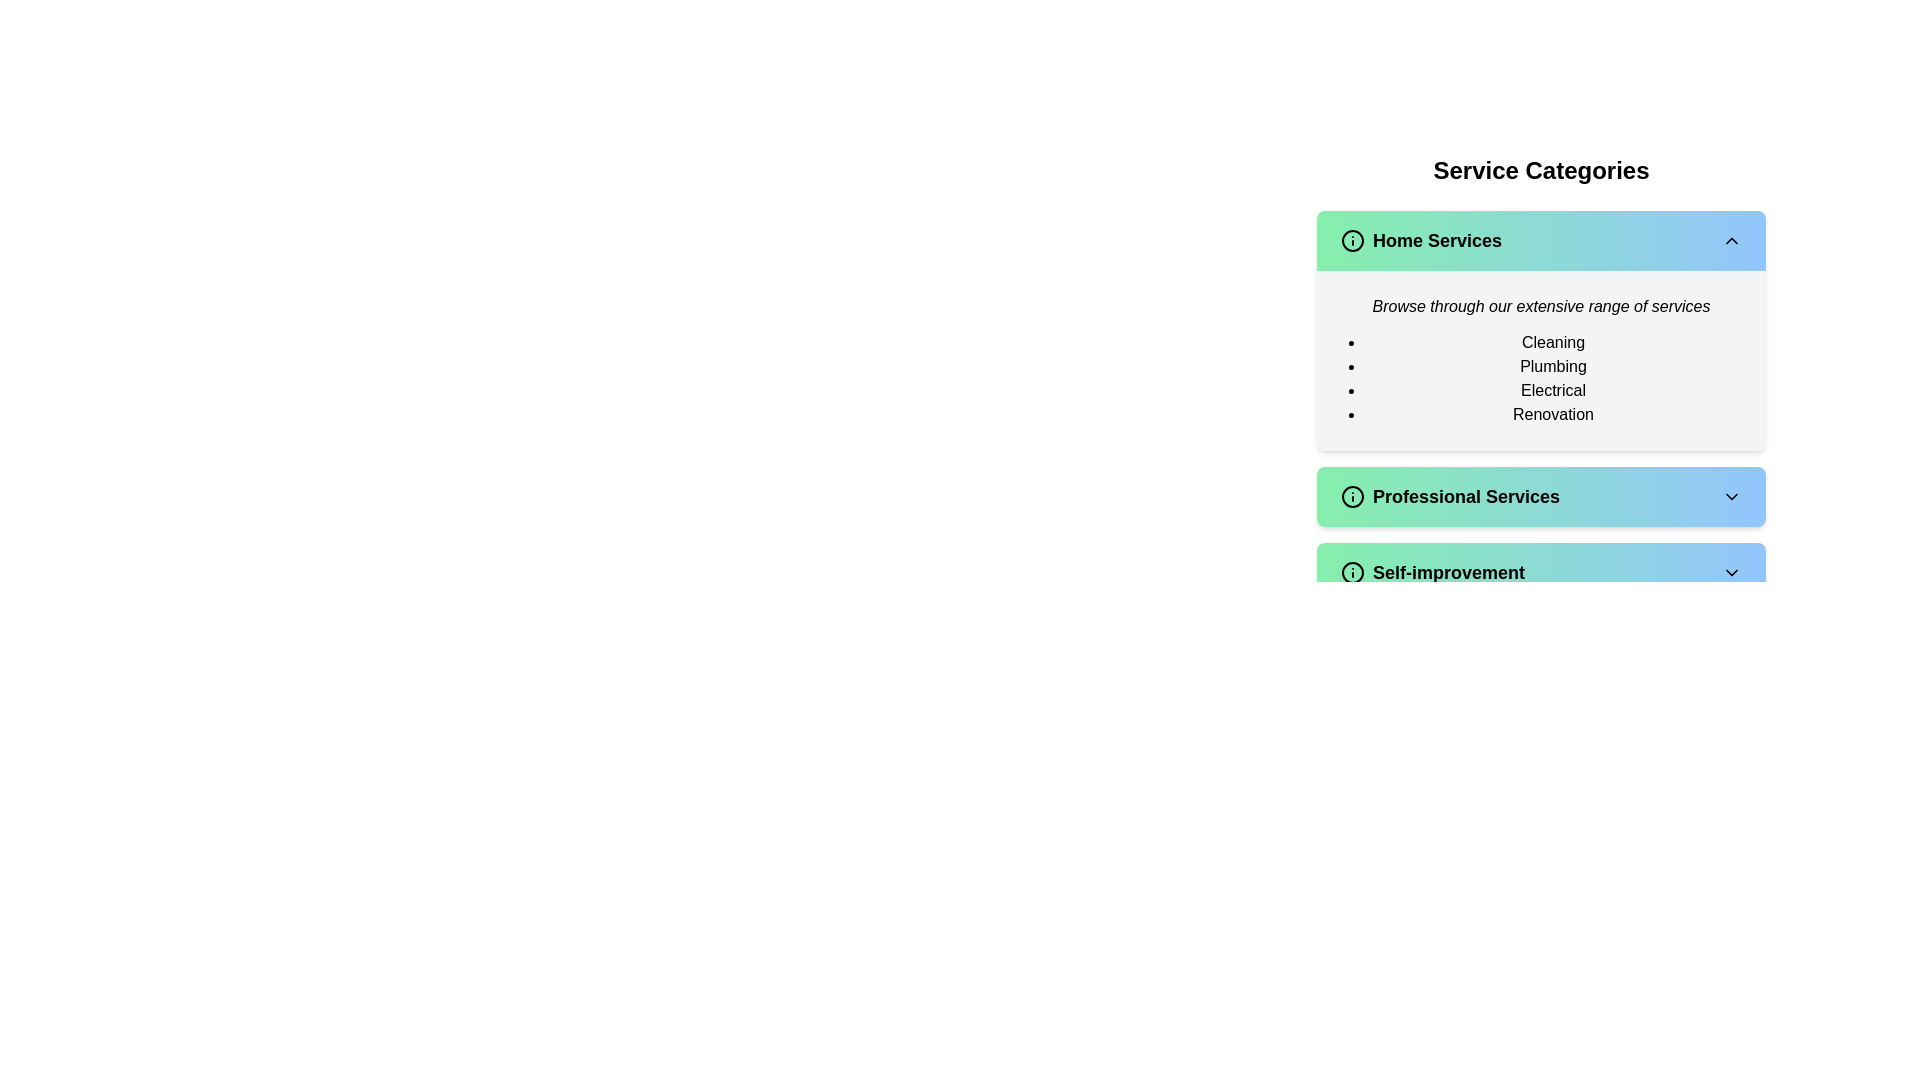  I want to click on the text label representing the electrical services category located as the third item under the 'Home Services' category, so click(1552, 390).